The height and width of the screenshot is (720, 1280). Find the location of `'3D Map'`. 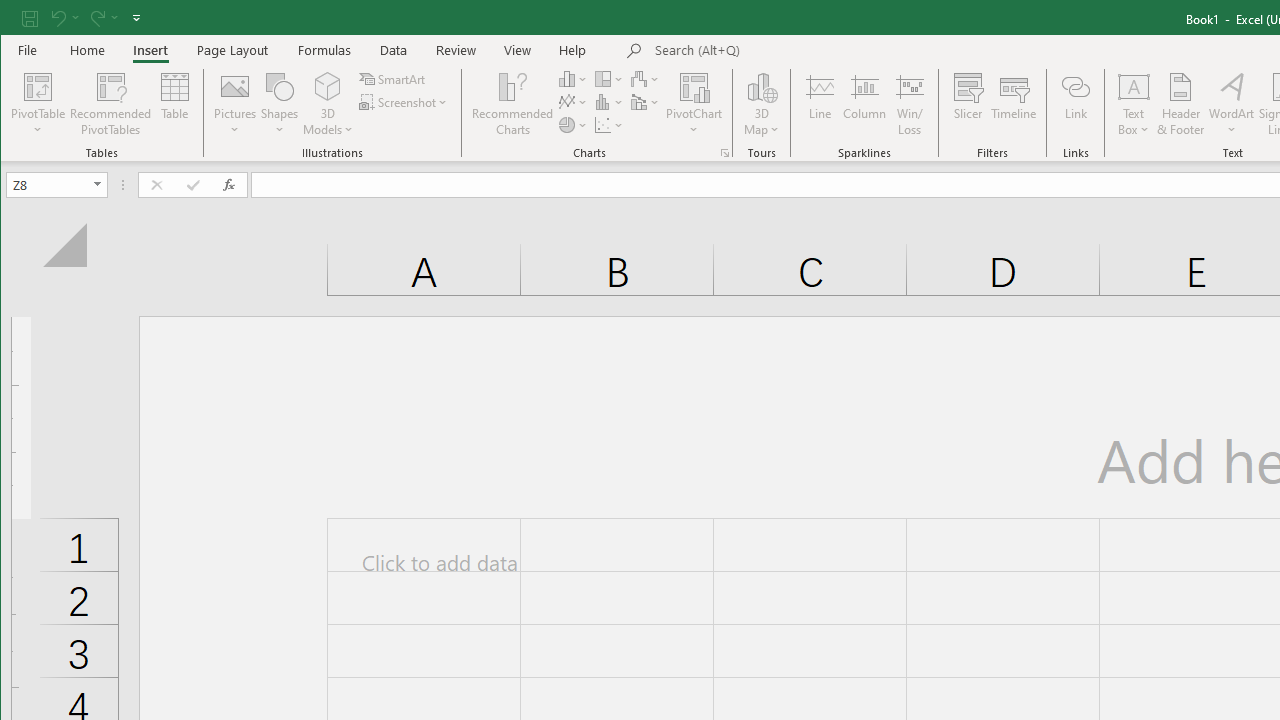

'3D Map' is located at coordinates (761, 85).